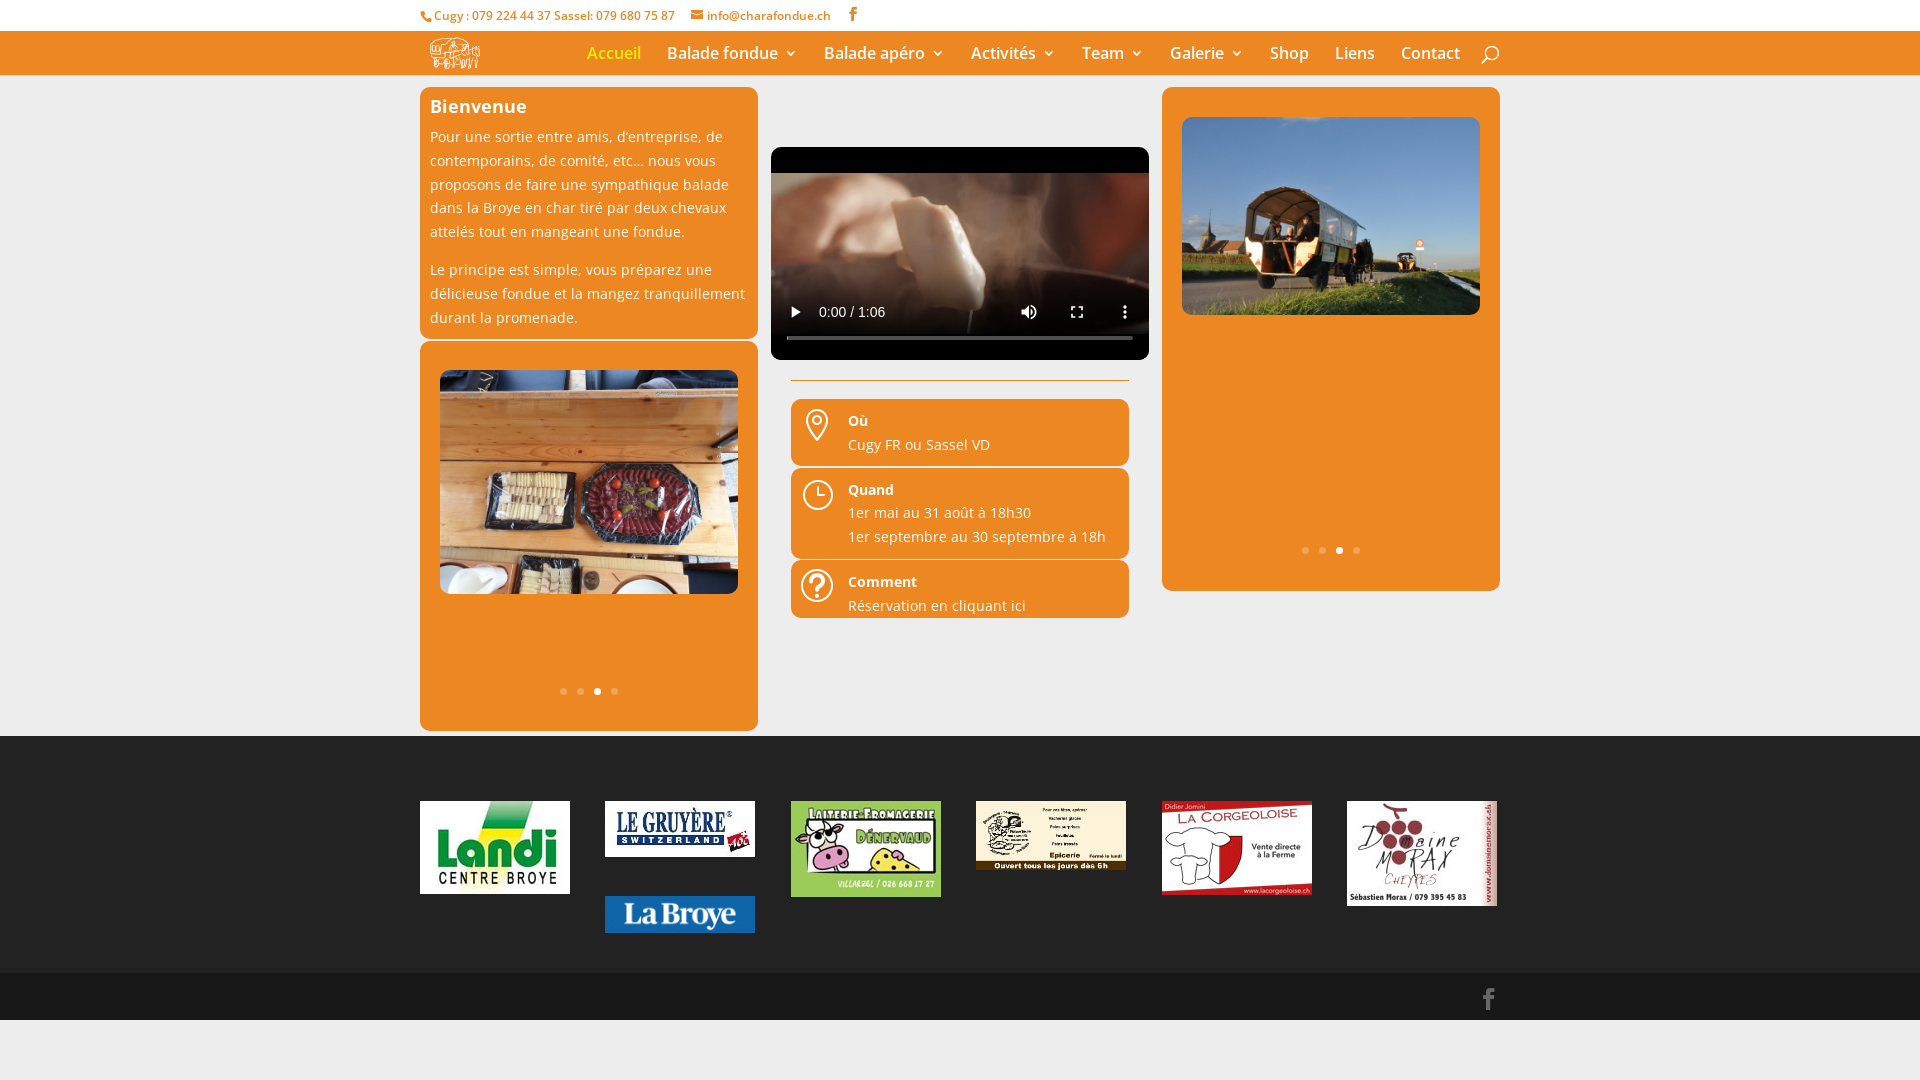  What do you see at coordinates (562, 690) in the screenshot?
I see `'1'` at bounding box center [562, 690].